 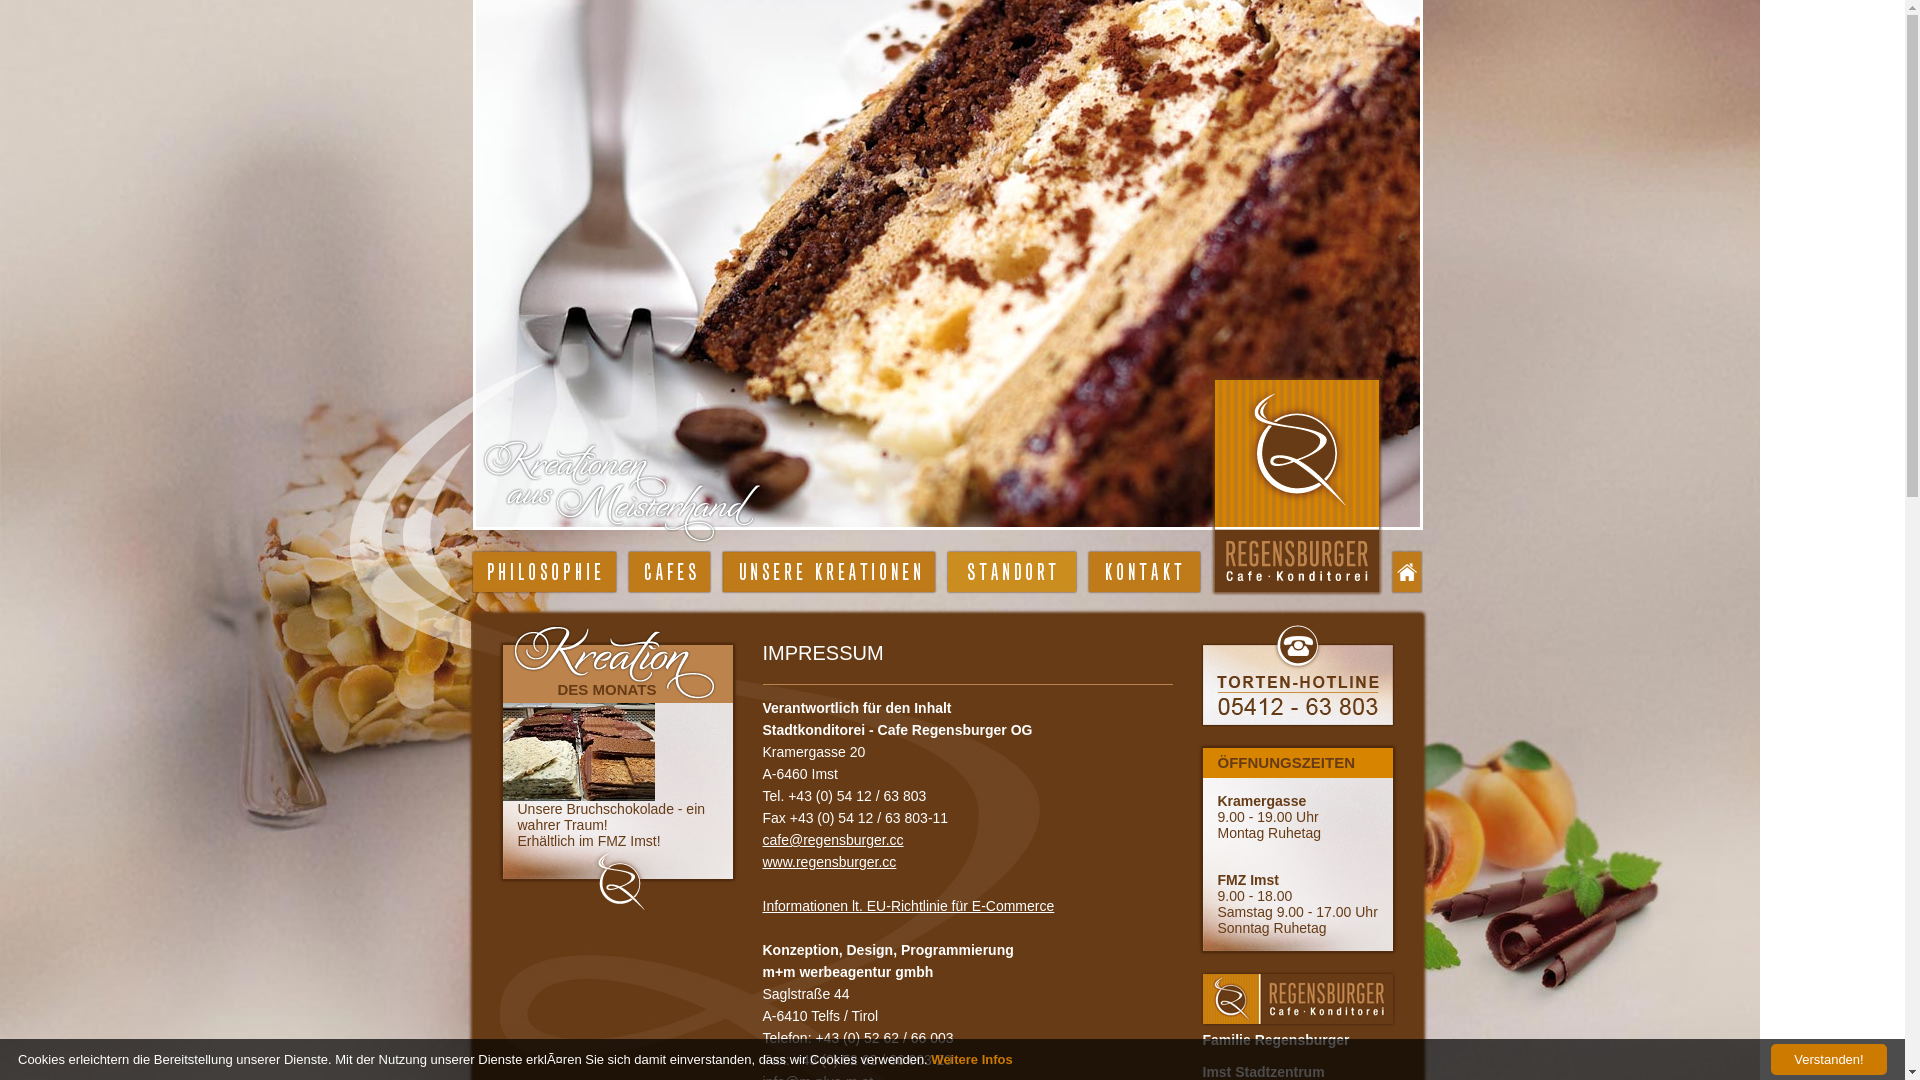 I want to click on 'UNSERE KREATIONEN', so click(x=828, y=571).